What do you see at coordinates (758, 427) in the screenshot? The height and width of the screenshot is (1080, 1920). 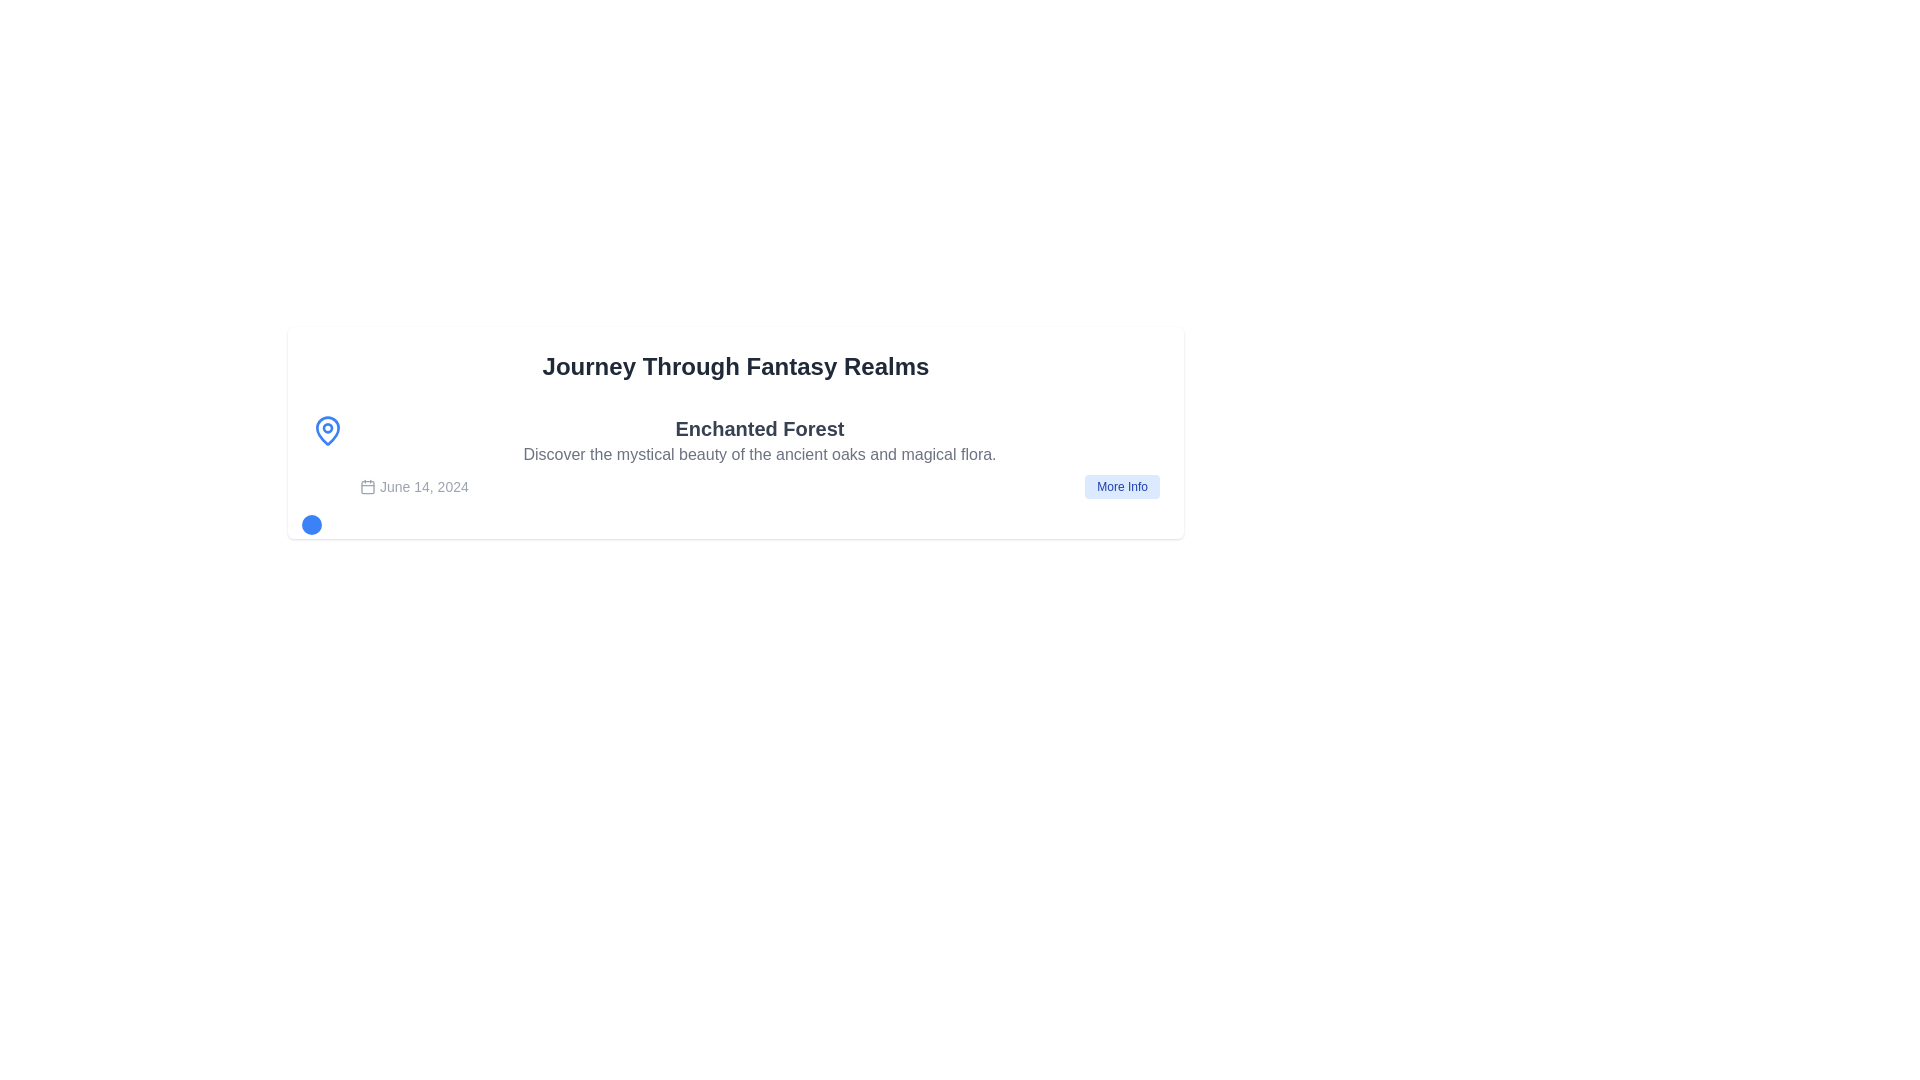 I see `Heading or Title Text that serves as the label for the associated section of content, positioned centrally above other textual elements` at bounding box center [758, 427].